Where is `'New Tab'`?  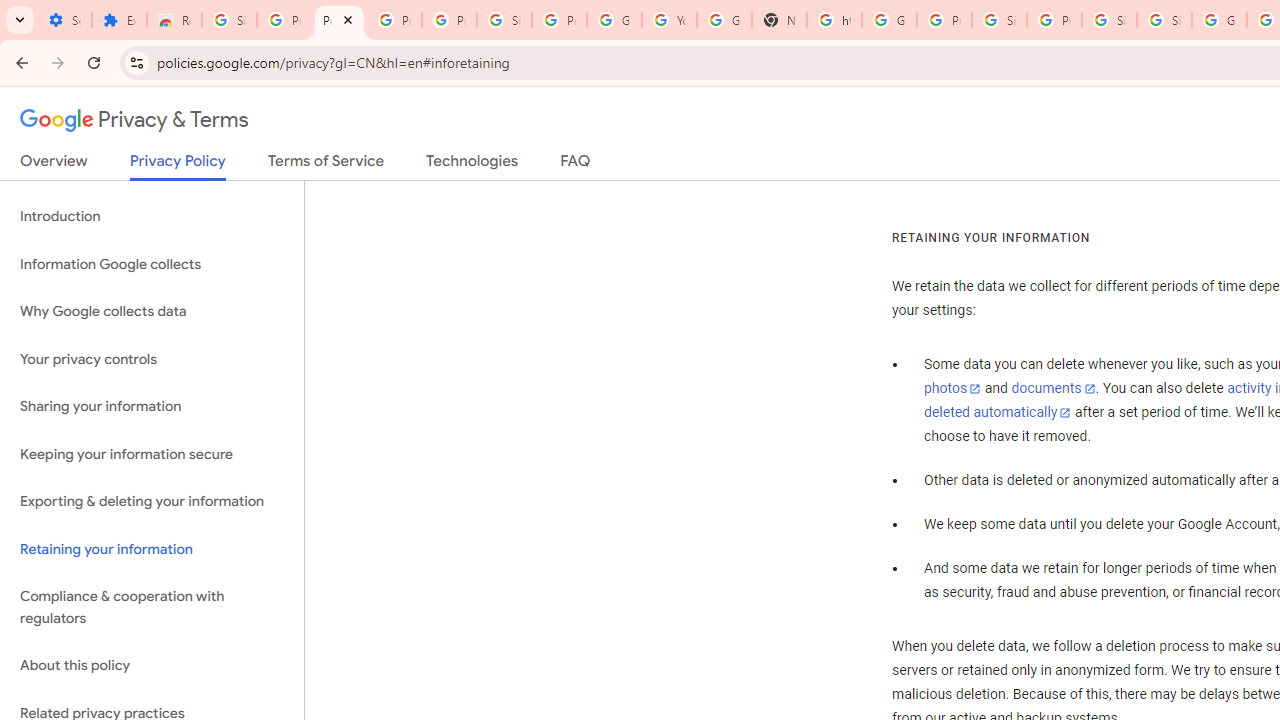 'New Tab' is located at coordinates (778, 20).